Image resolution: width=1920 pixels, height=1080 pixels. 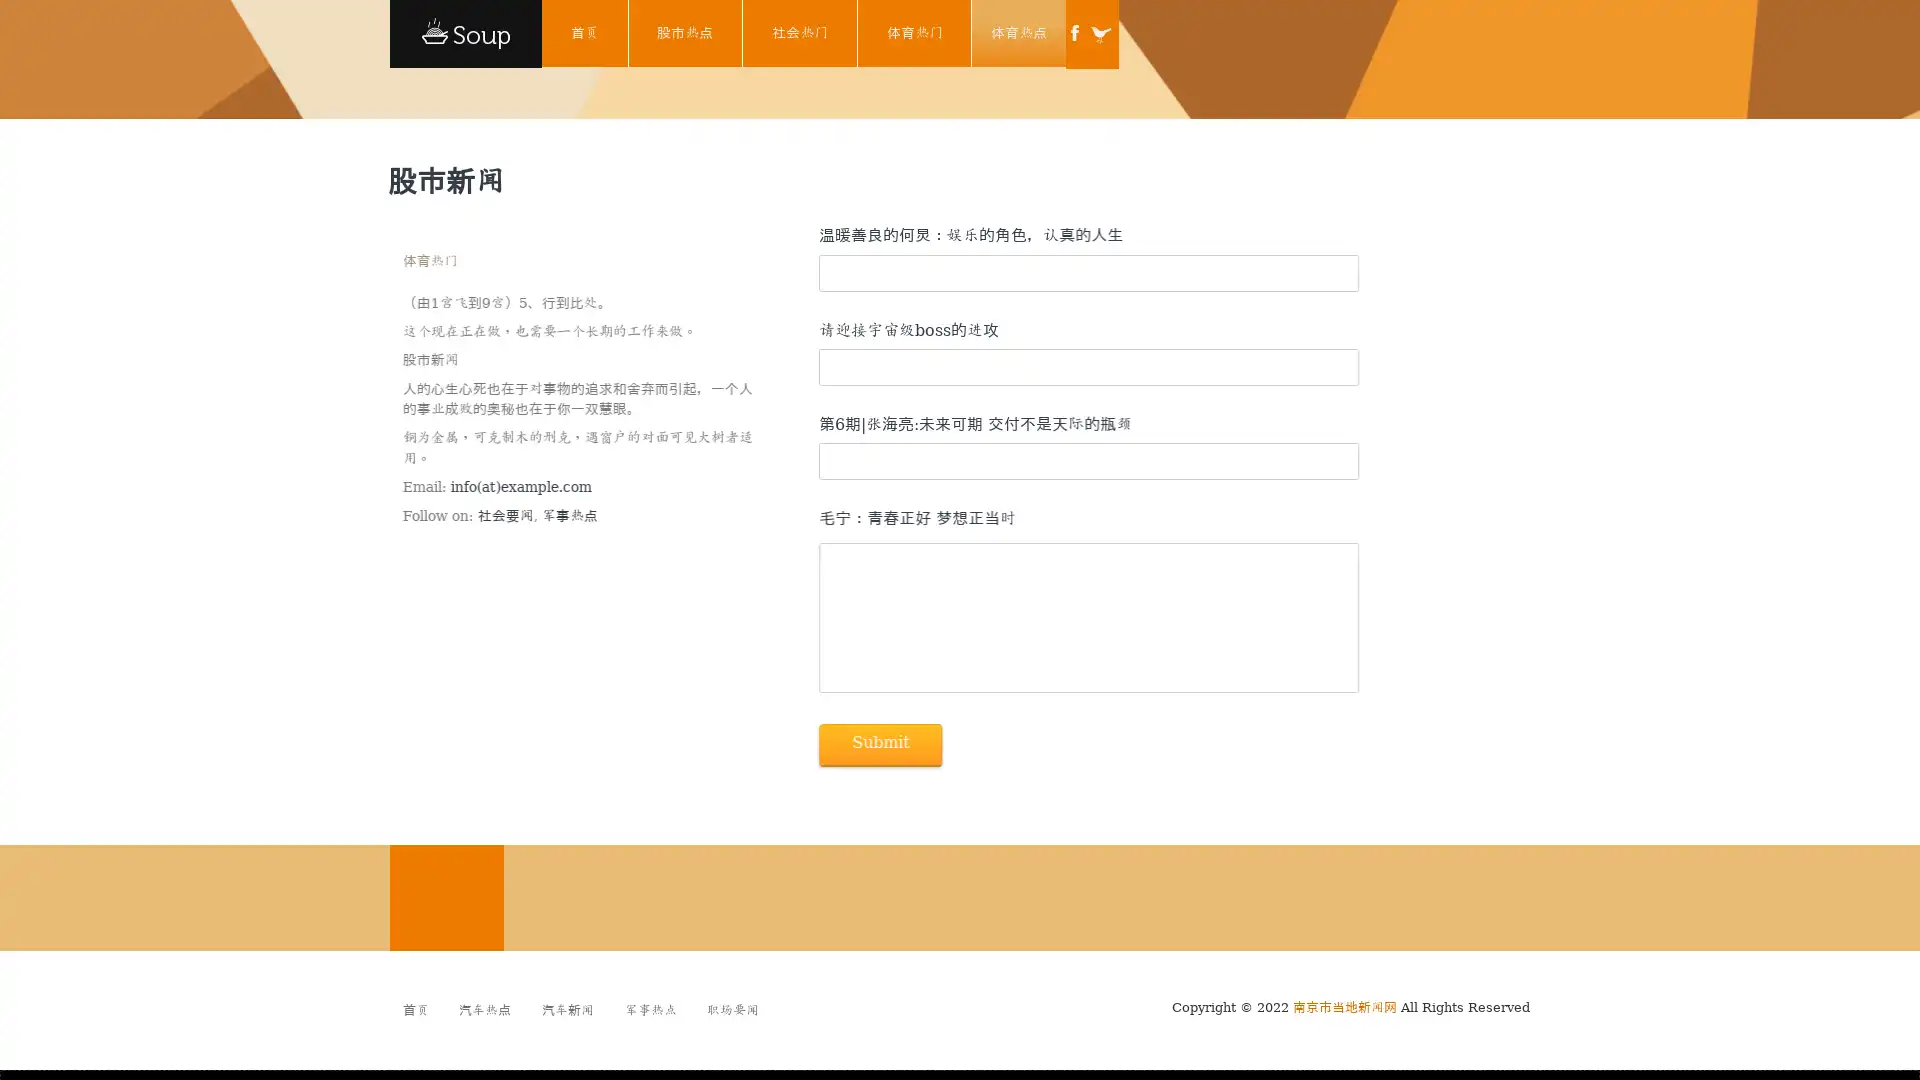 I want to click on Submit, so click(x=878, y=744).